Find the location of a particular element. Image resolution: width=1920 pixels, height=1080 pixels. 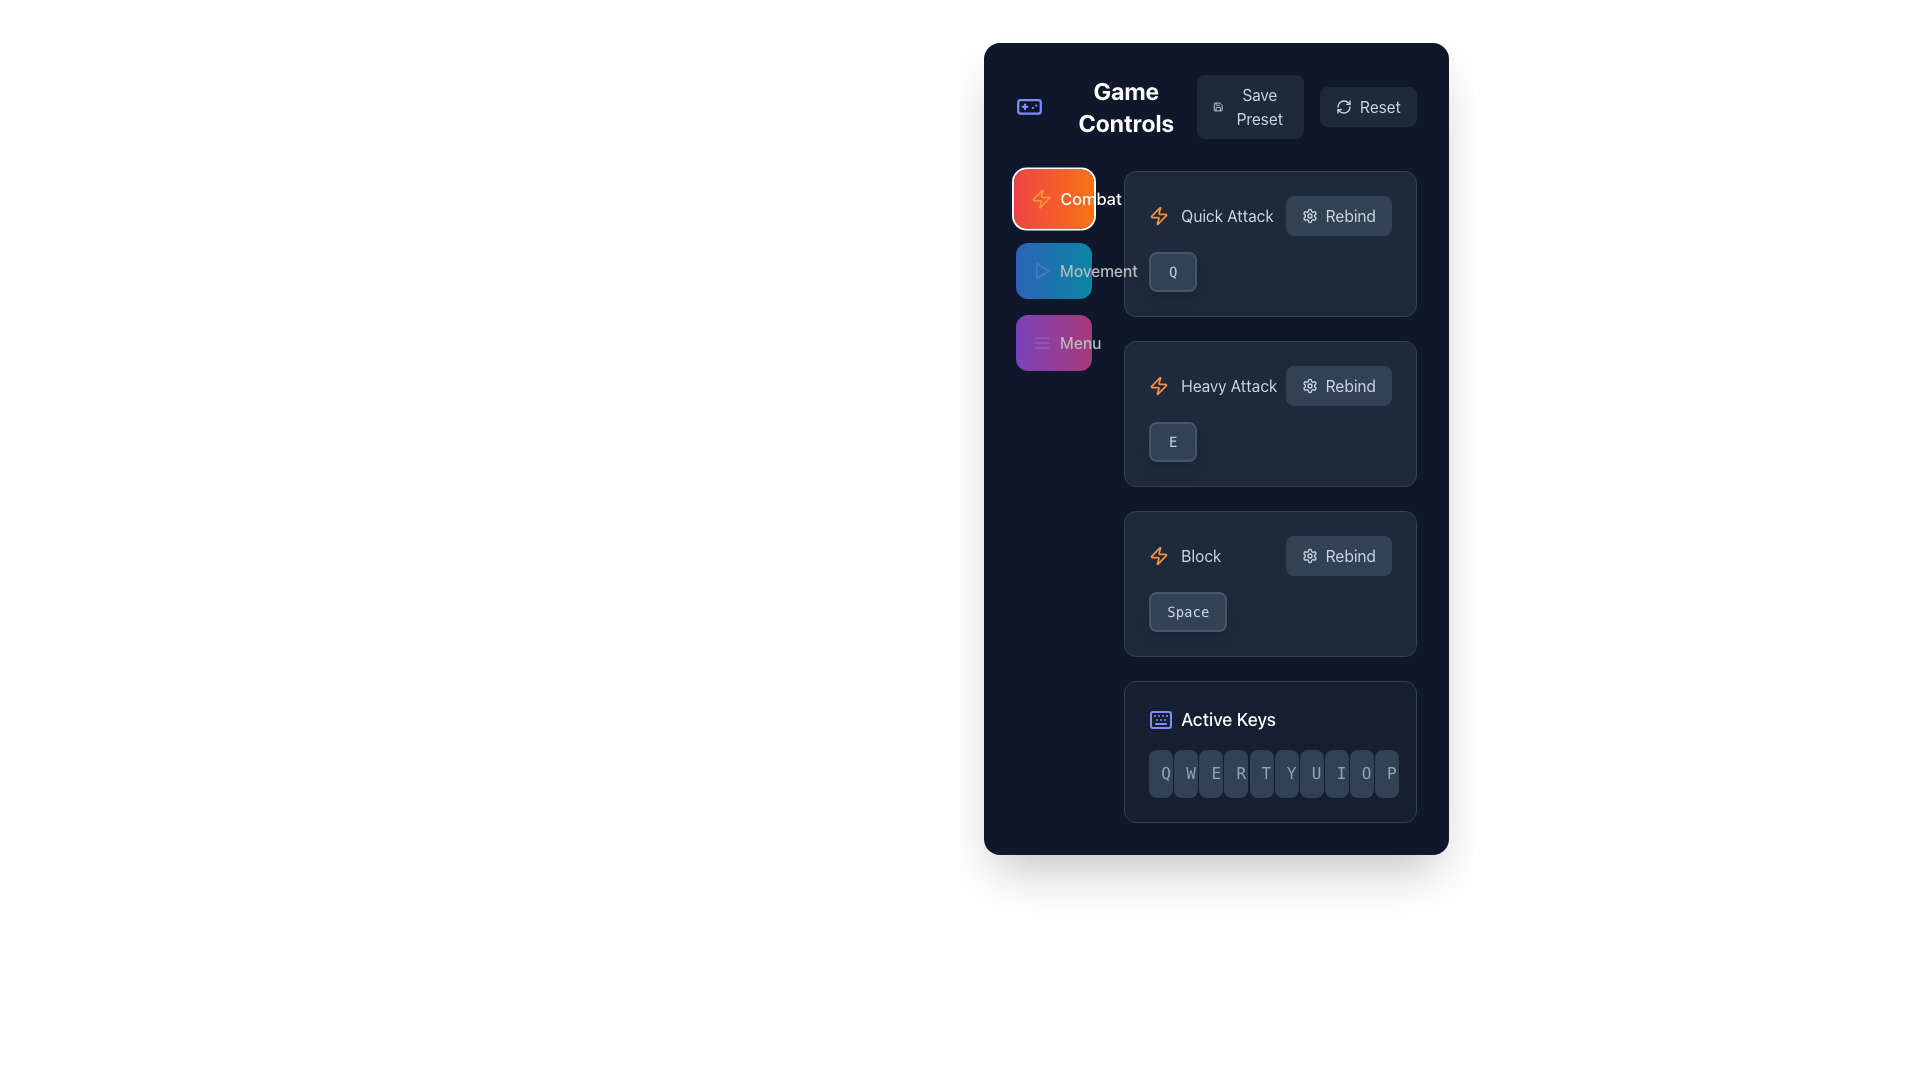

the static text label displaying 'Game Controls', which is styled with bold, white text and located in the top-left quadrant of the interface is located at coordinates (1126, 107).